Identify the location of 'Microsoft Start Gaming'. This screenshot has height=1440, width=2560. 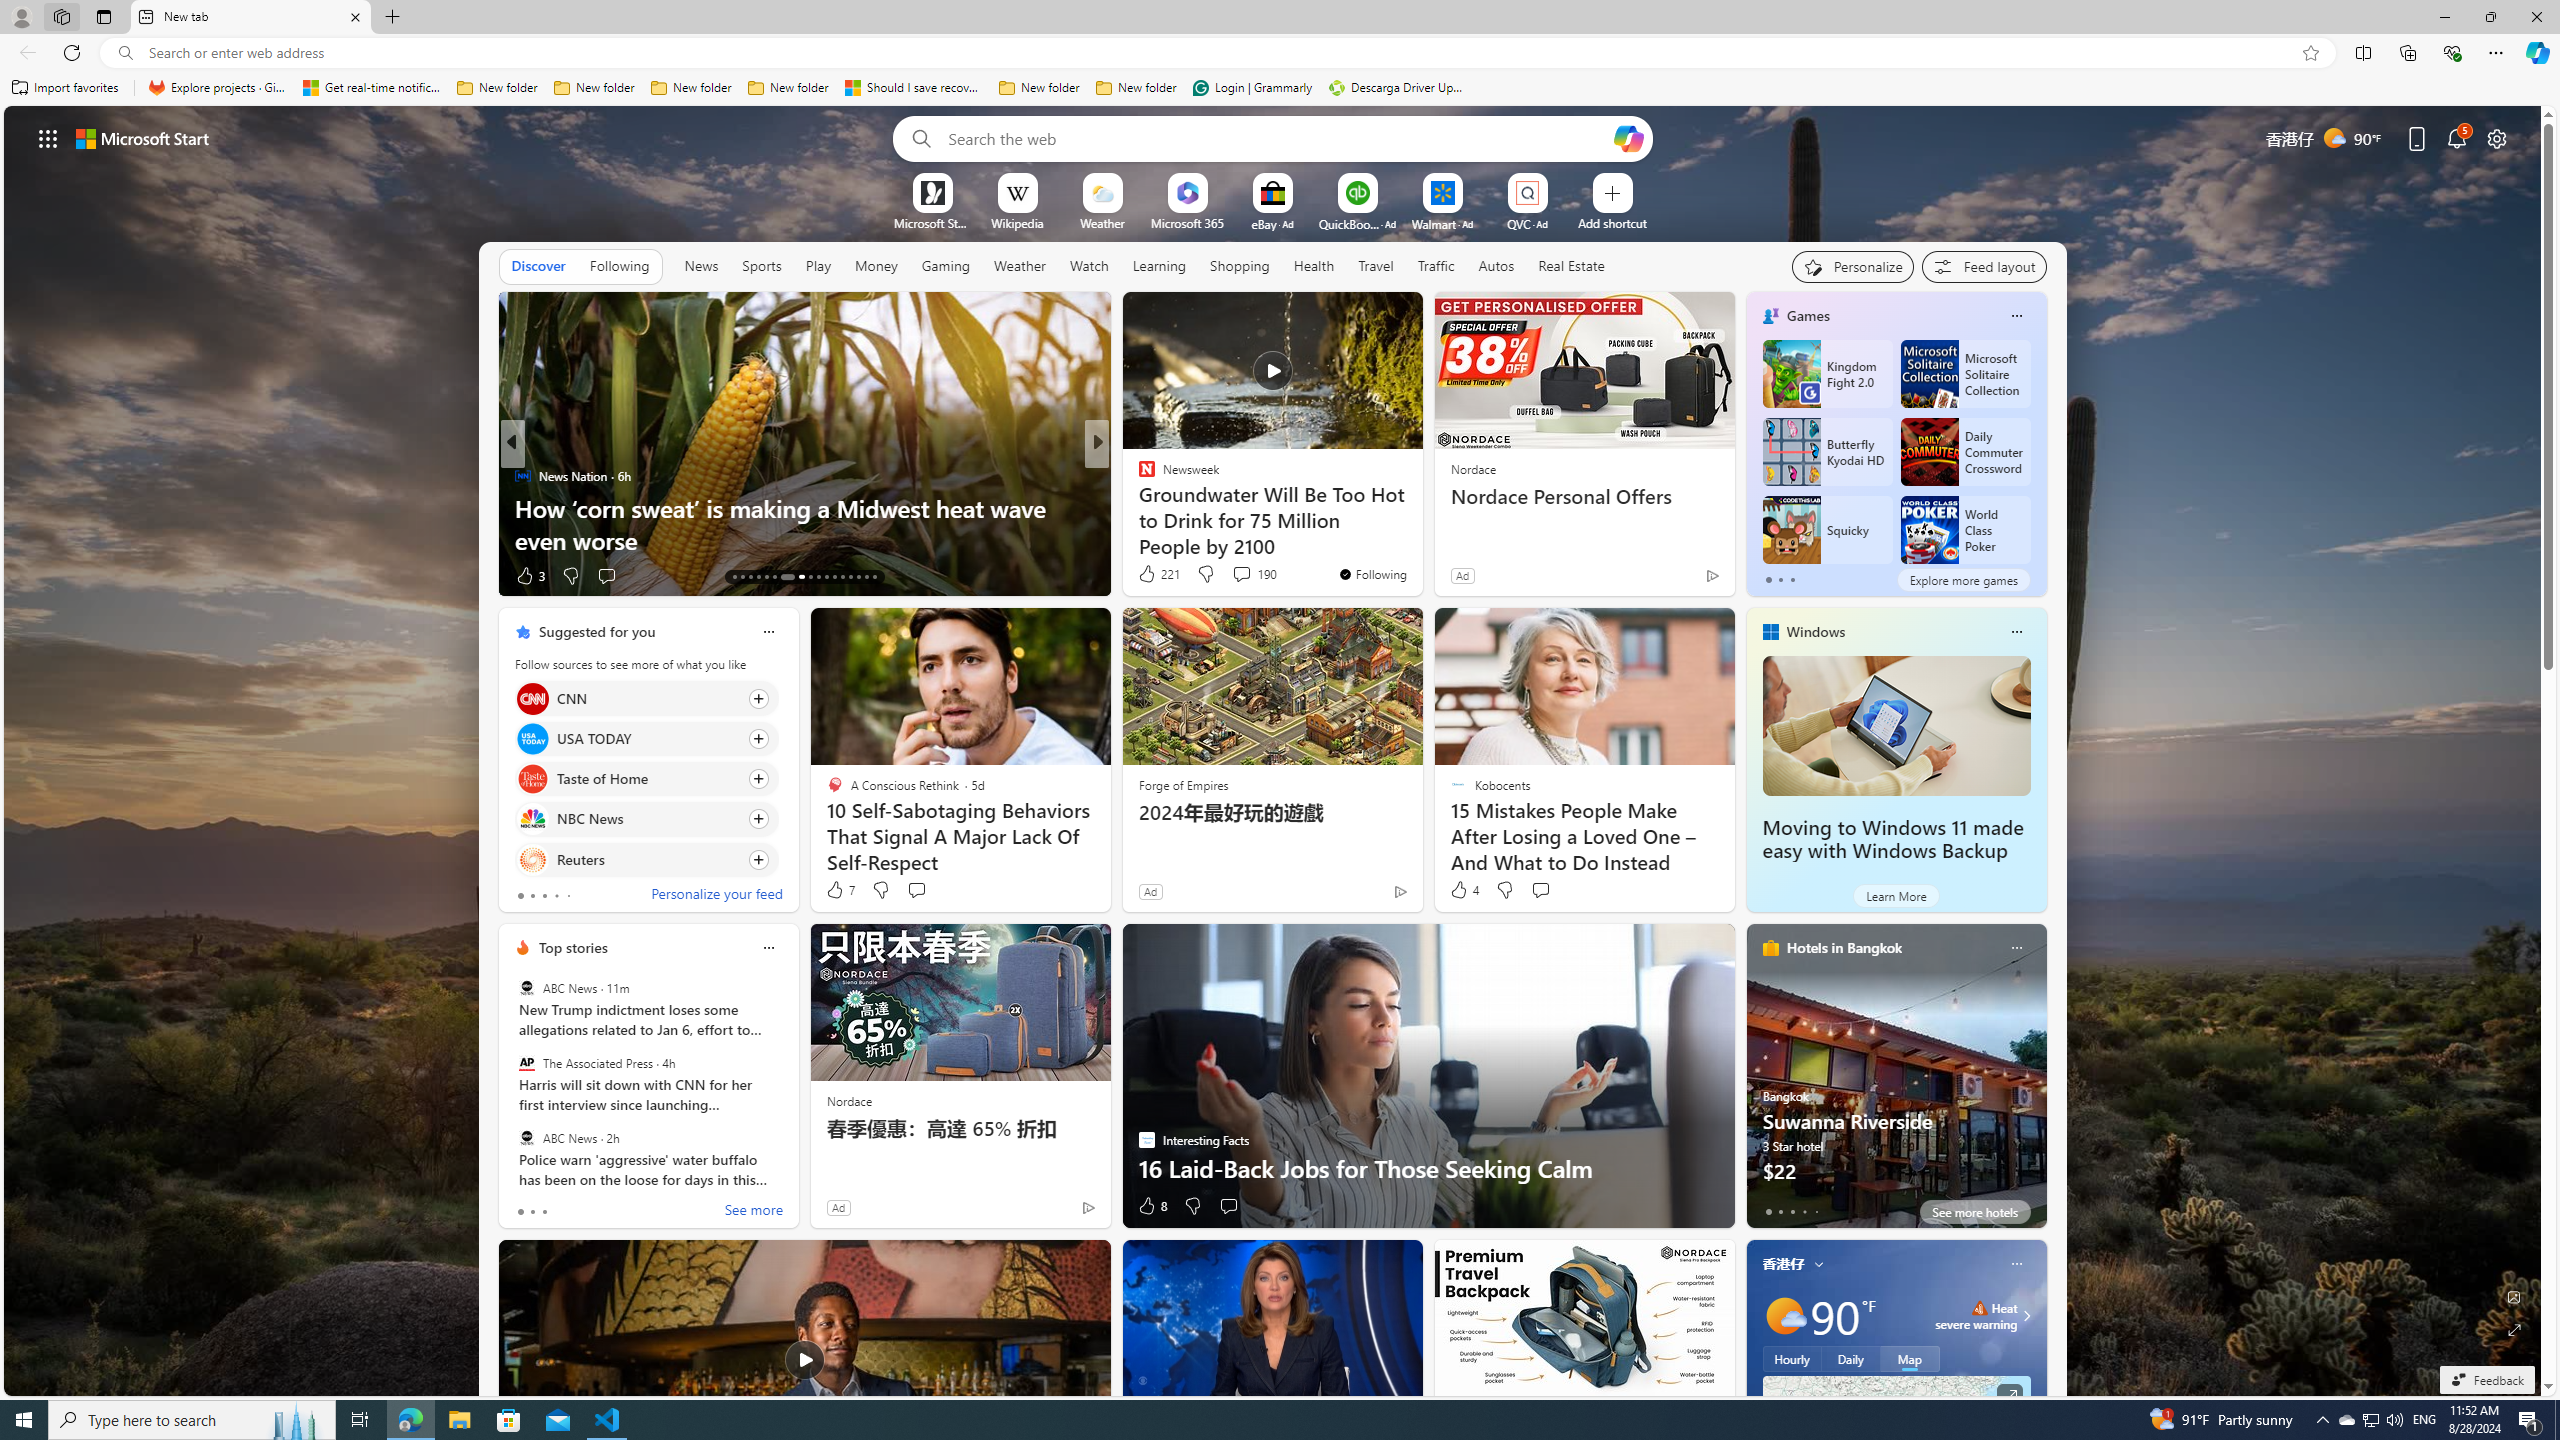
(930, 222).